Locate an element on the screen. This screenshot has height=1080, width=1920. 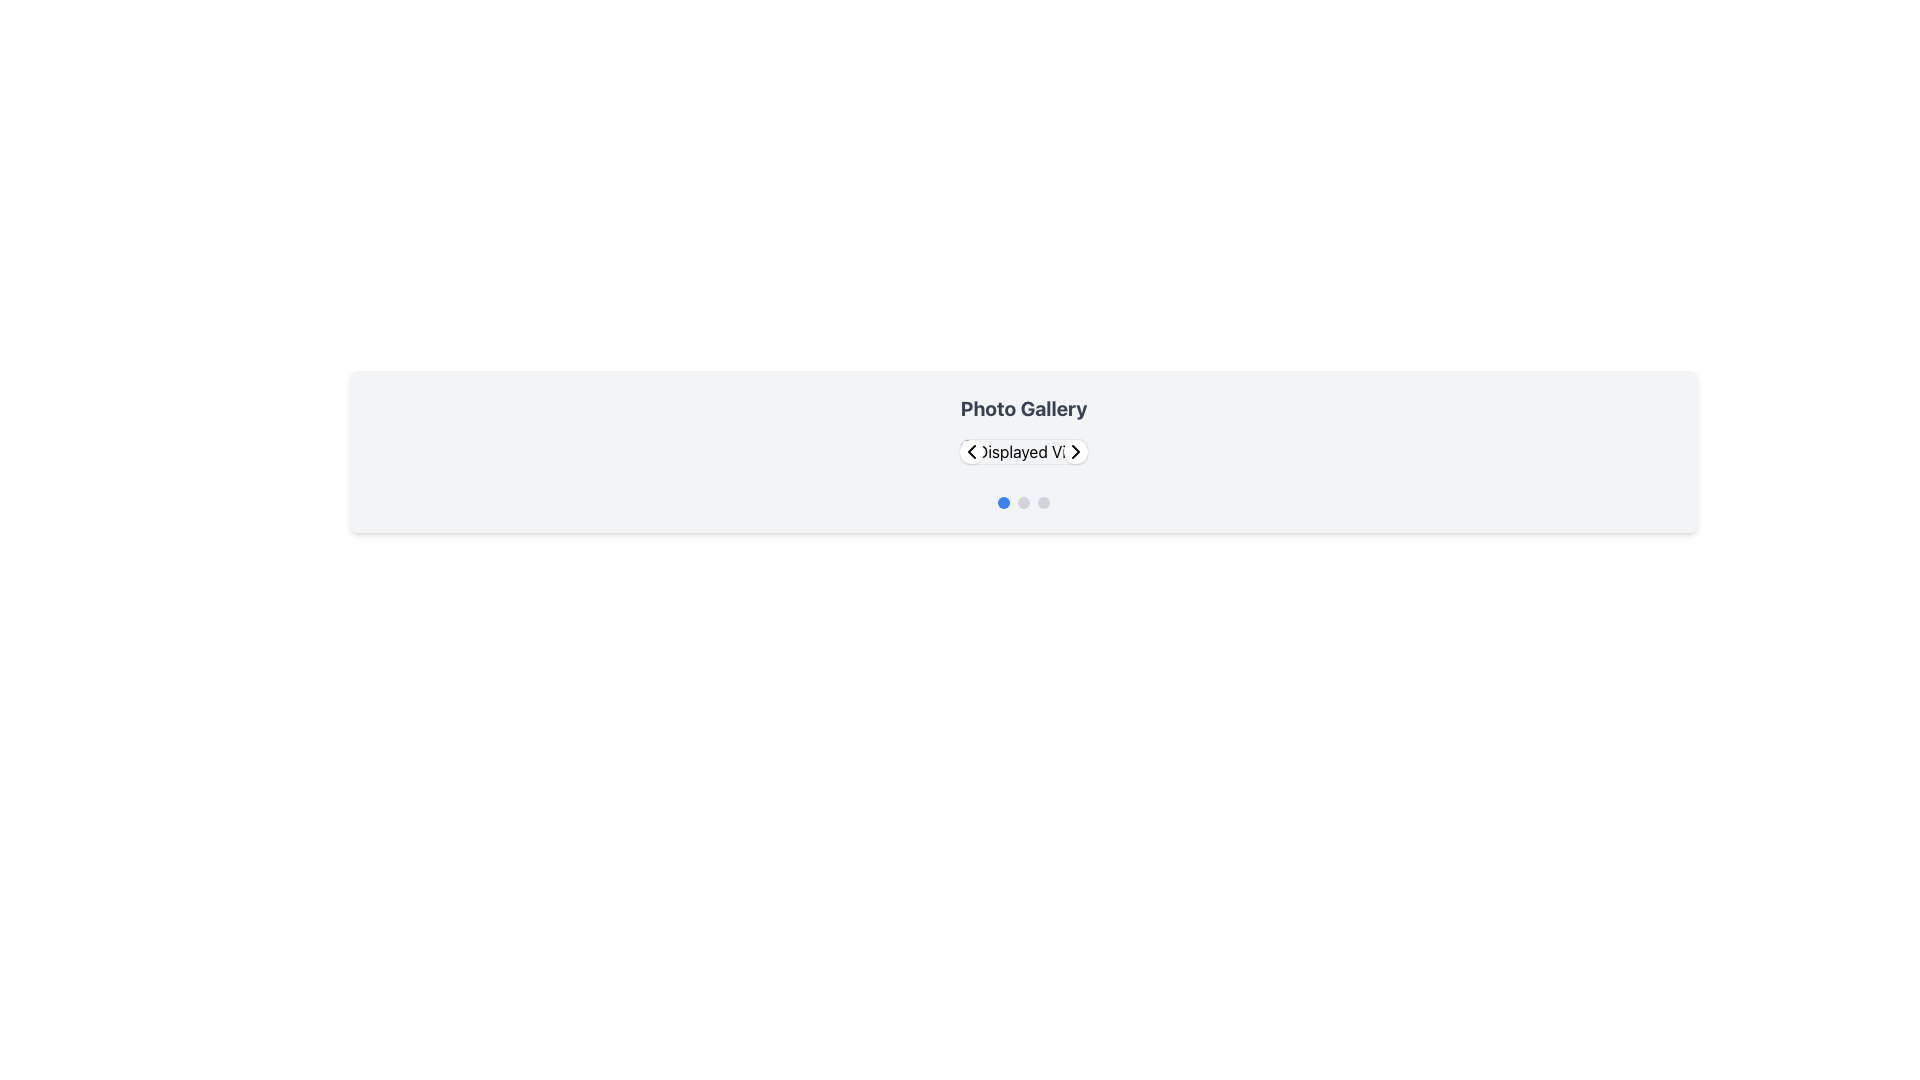
the second circular gray button located below the 'Photo Gallery' heading is located at coordinates (1023, 501).